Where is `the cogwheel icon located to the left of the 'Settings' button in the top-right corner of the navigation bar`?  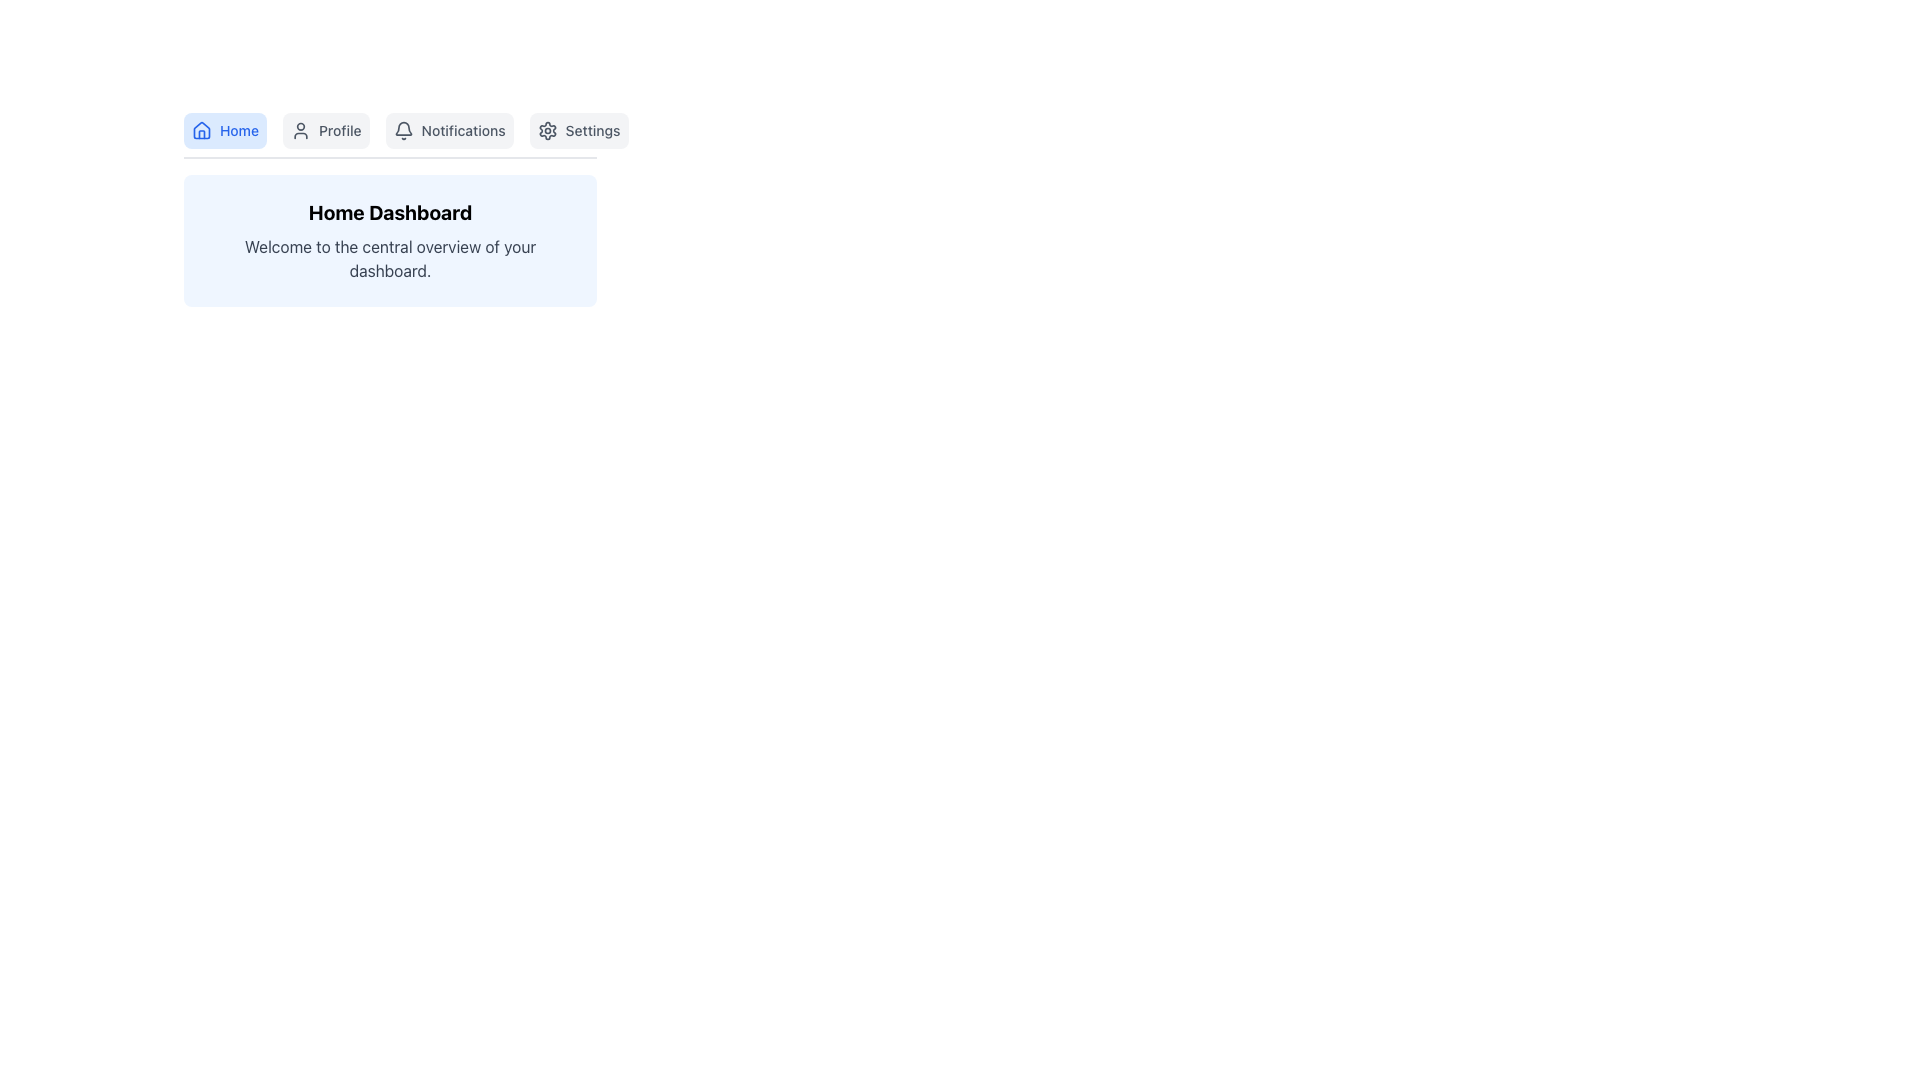
the cogwheel icon located to the left of the 'Settings' button in the top-right corner of the navigation bar is located at coordinates (547, 131).